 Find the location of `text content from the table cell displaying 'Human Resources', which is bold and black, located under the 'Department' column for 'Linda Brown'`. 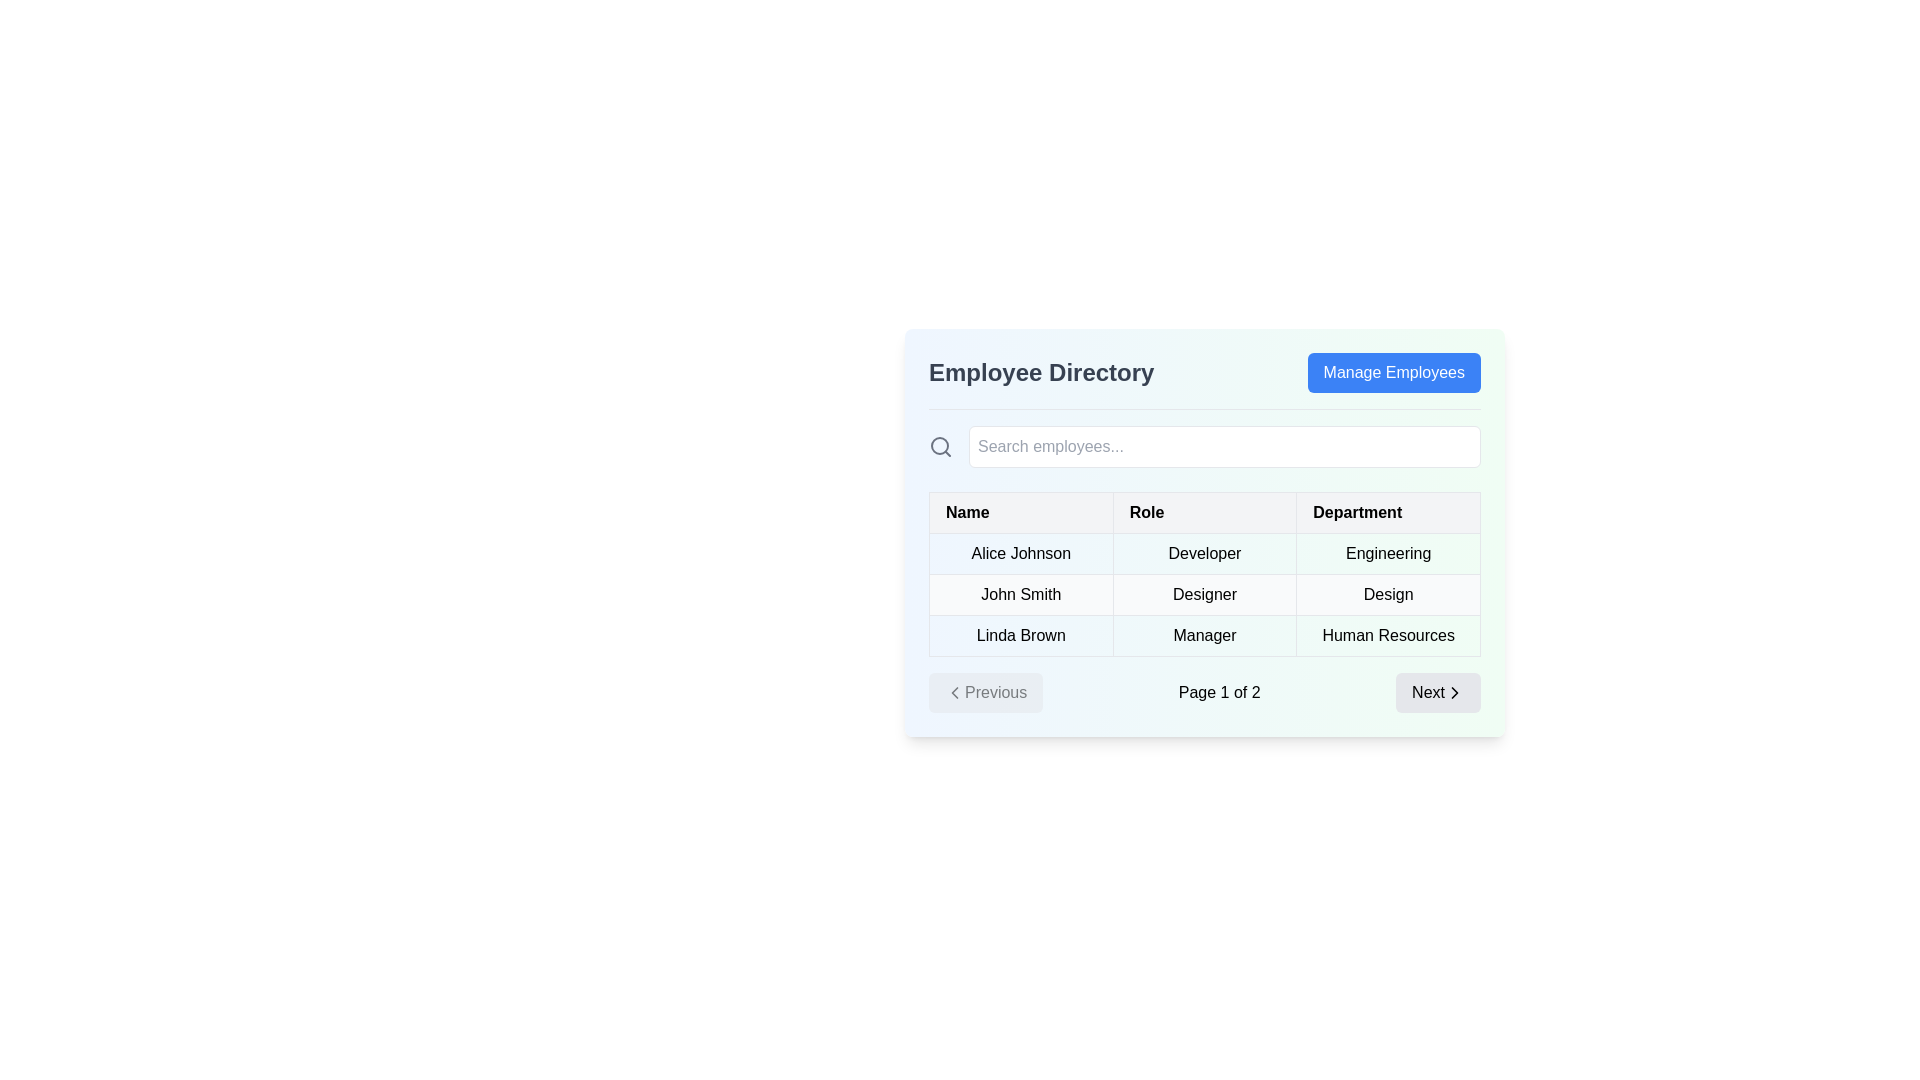

text content from the table cell displaying 'Human Resources', which is bold and black, located under the 'Department' column for 'Linda Brown' is located at coordinates (1387, 636).